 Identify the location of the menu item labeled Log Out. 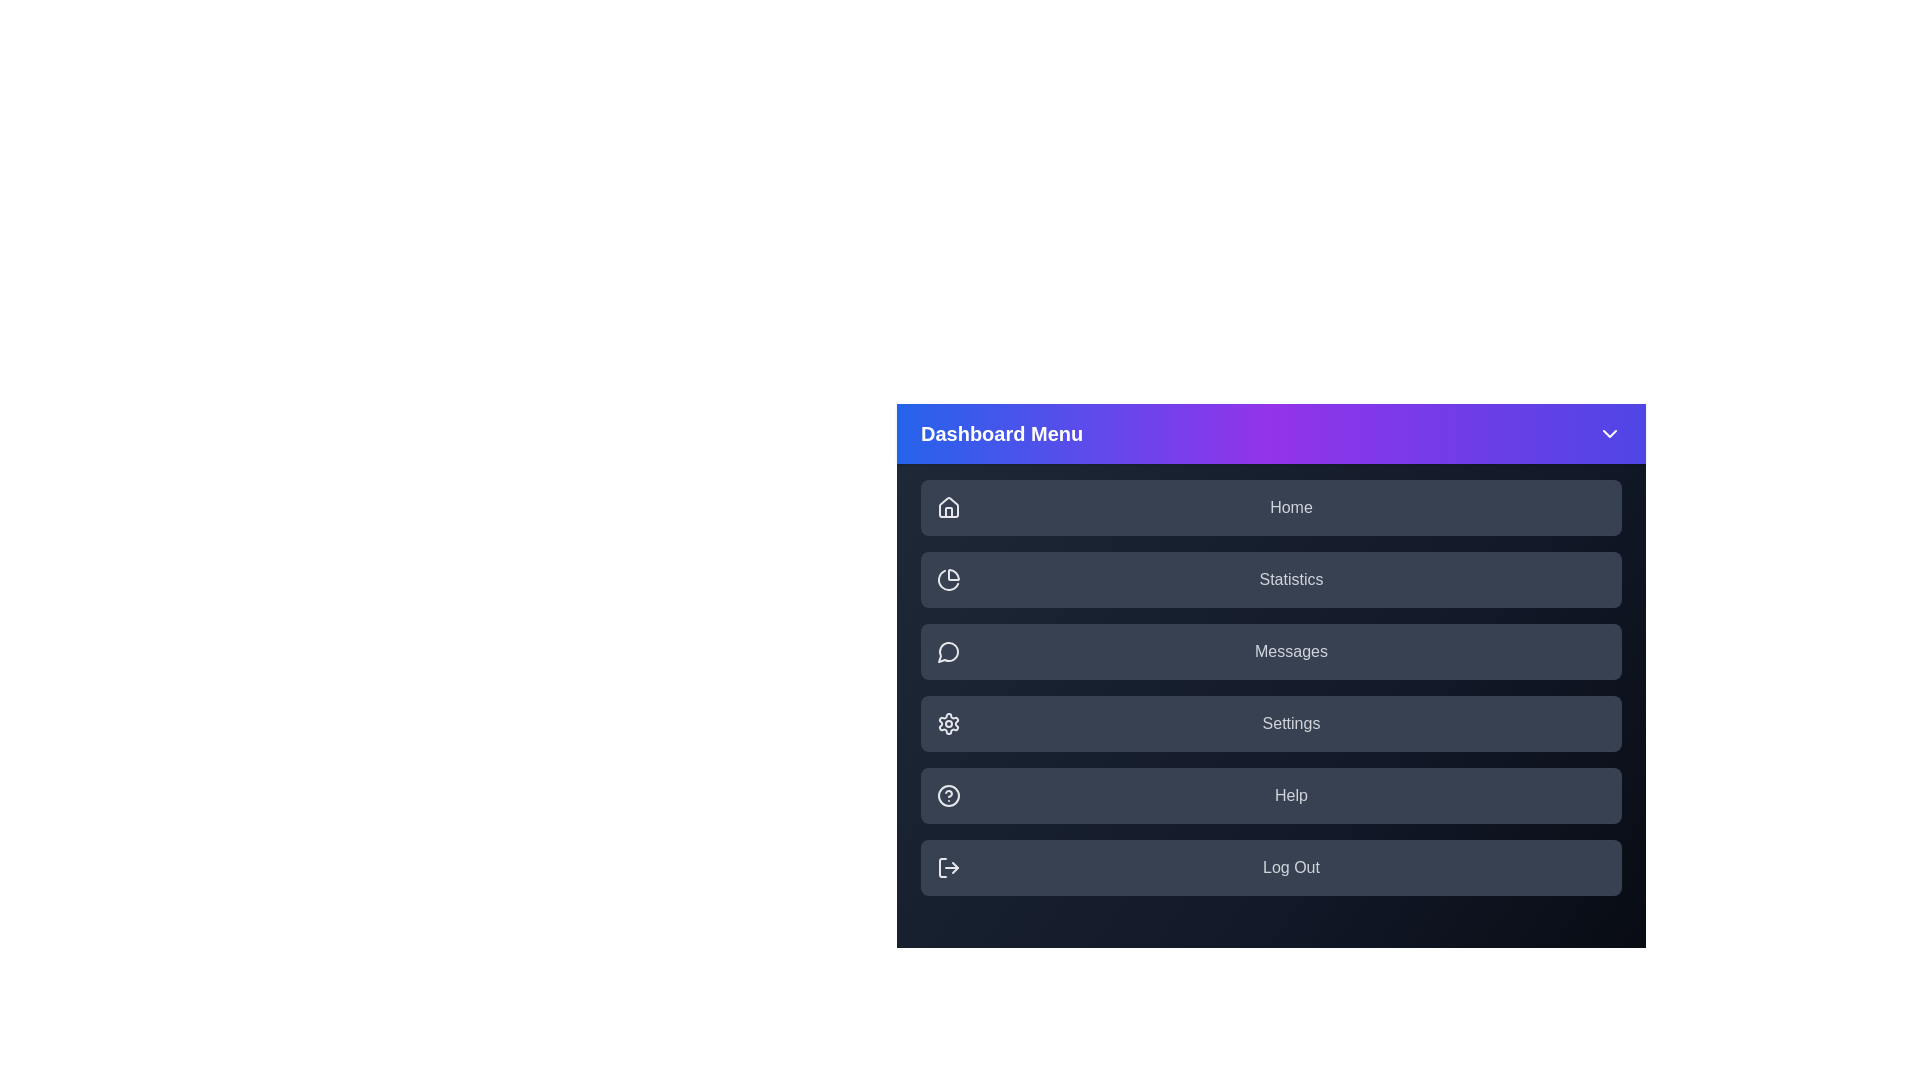
(1270, 866).